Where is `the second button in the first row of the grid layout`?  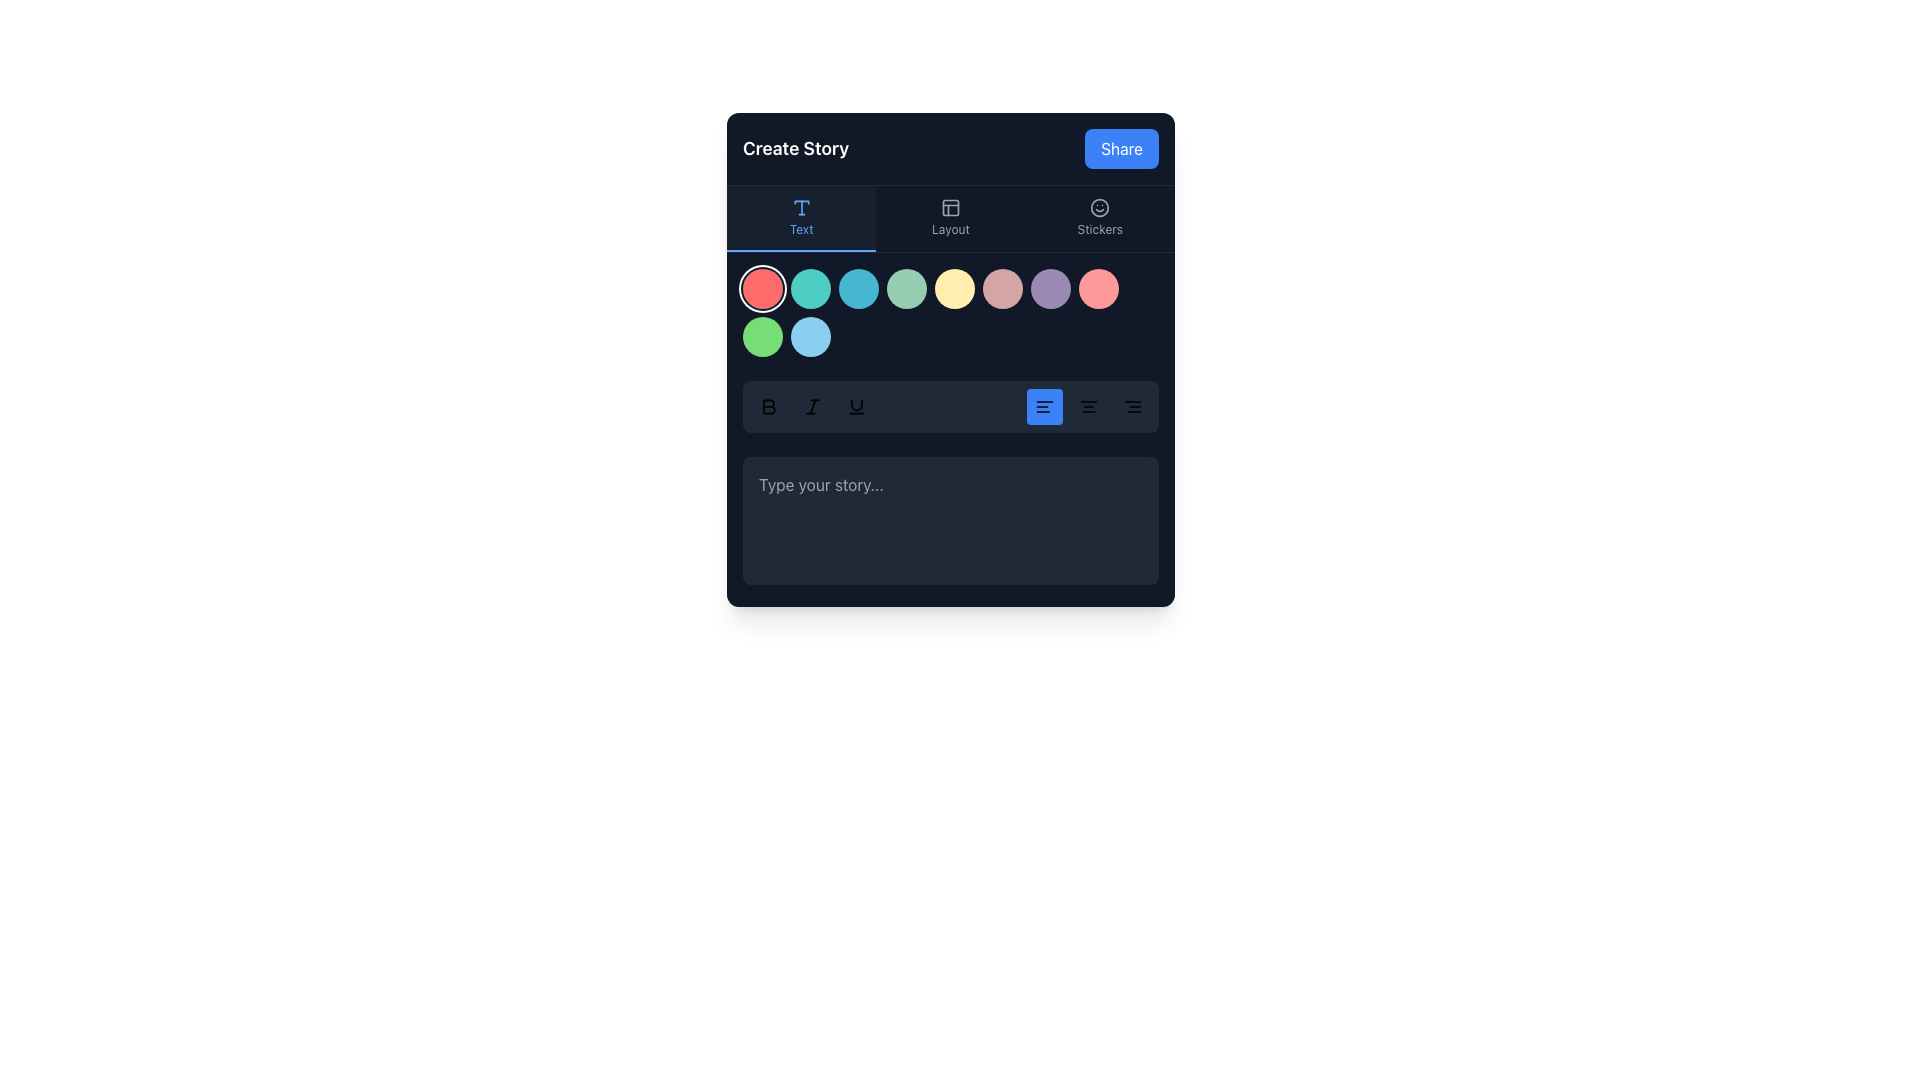
the second button in the first row of the grid layout is located at coordinates (811, 289).